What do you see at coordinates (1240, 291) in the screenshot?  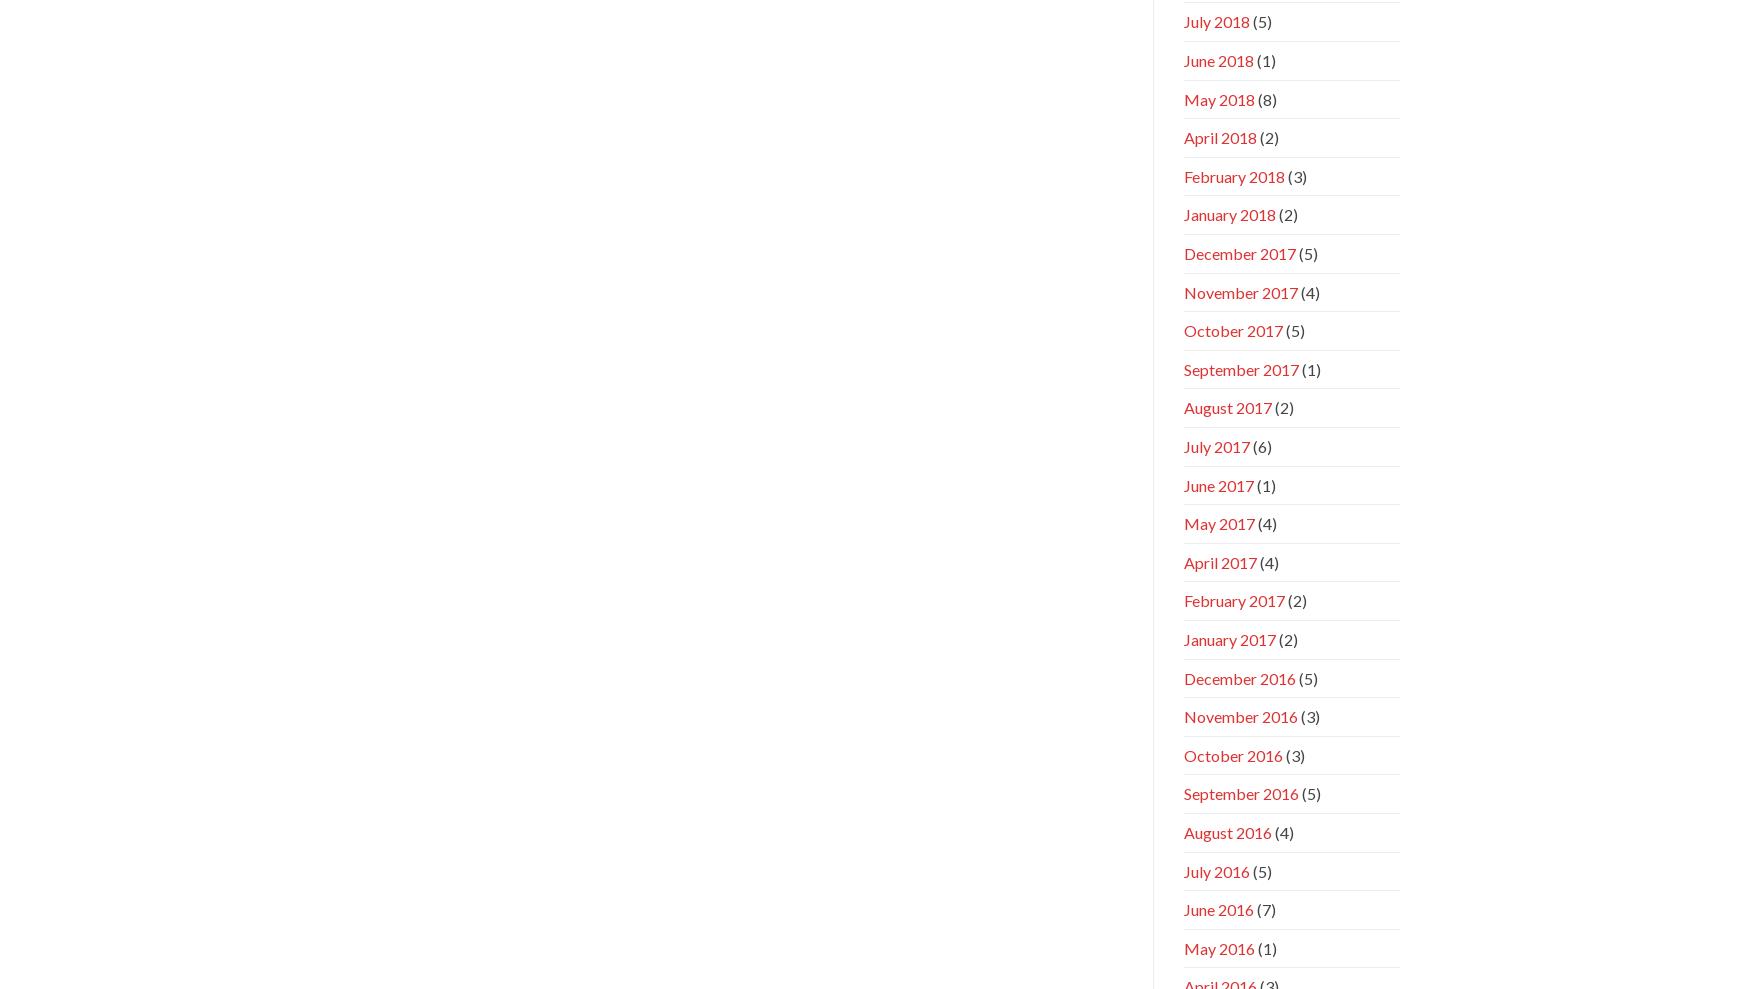 I see `'November 2017'` at bounding box center [1240, 291].